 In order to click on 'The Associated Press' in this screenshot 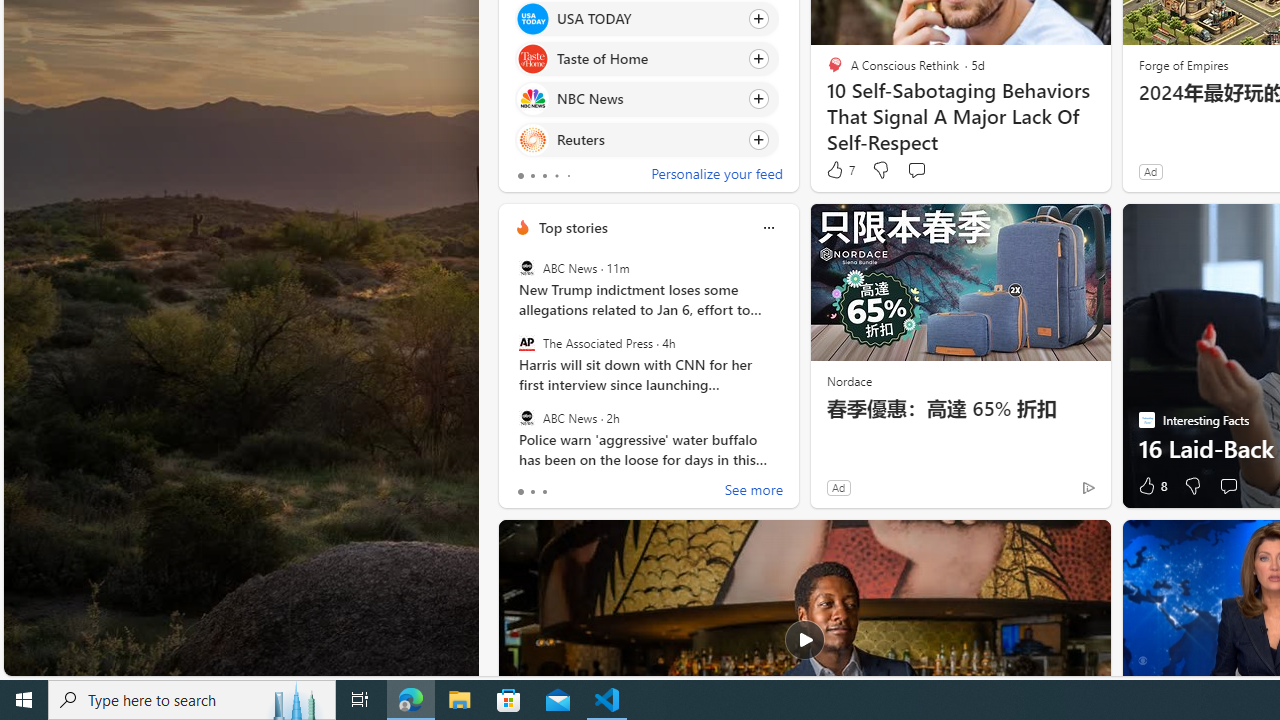, I will do `click(526, 342)`.